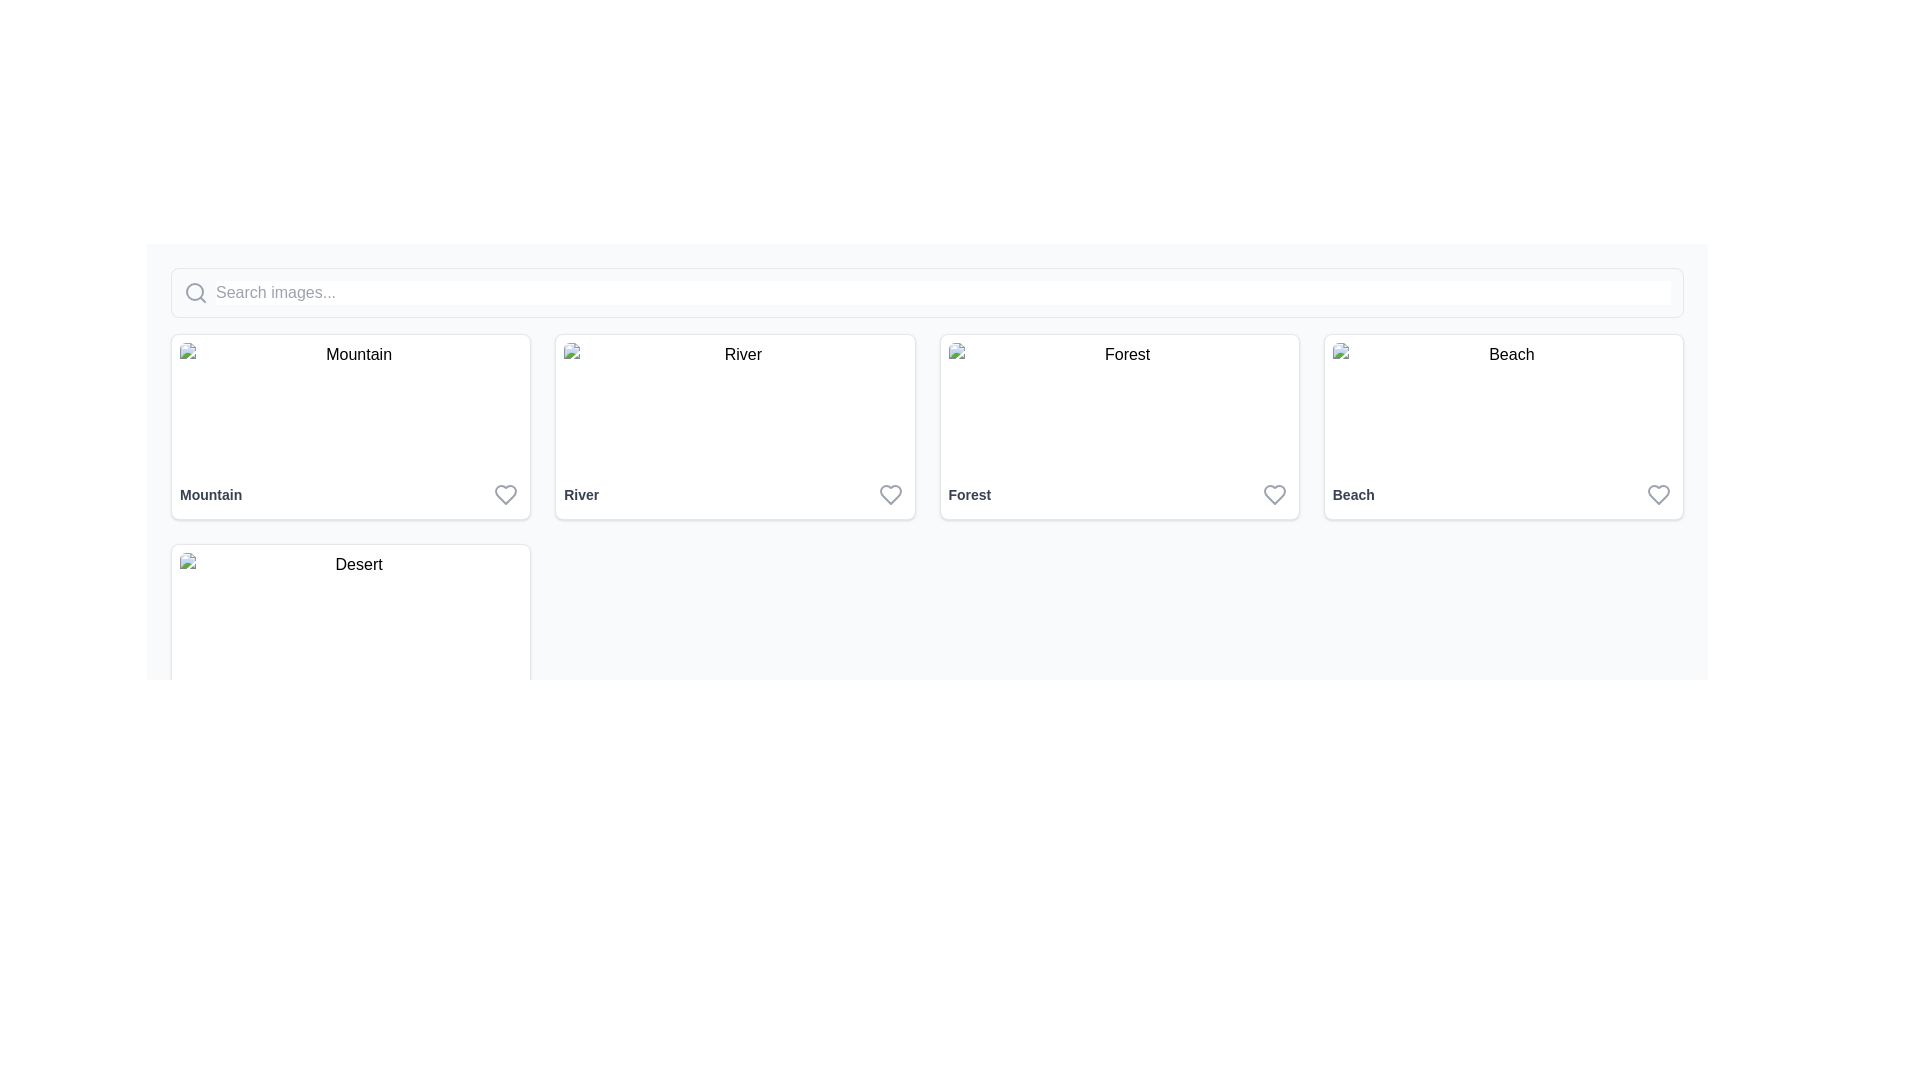 The width and height of the screenshot is (1920, 1080). I want to click on the heart icon located in the bottom right corner of the 'Beach' card, which represents a 'favorite' or 'like' feature, so click(1659, 494).